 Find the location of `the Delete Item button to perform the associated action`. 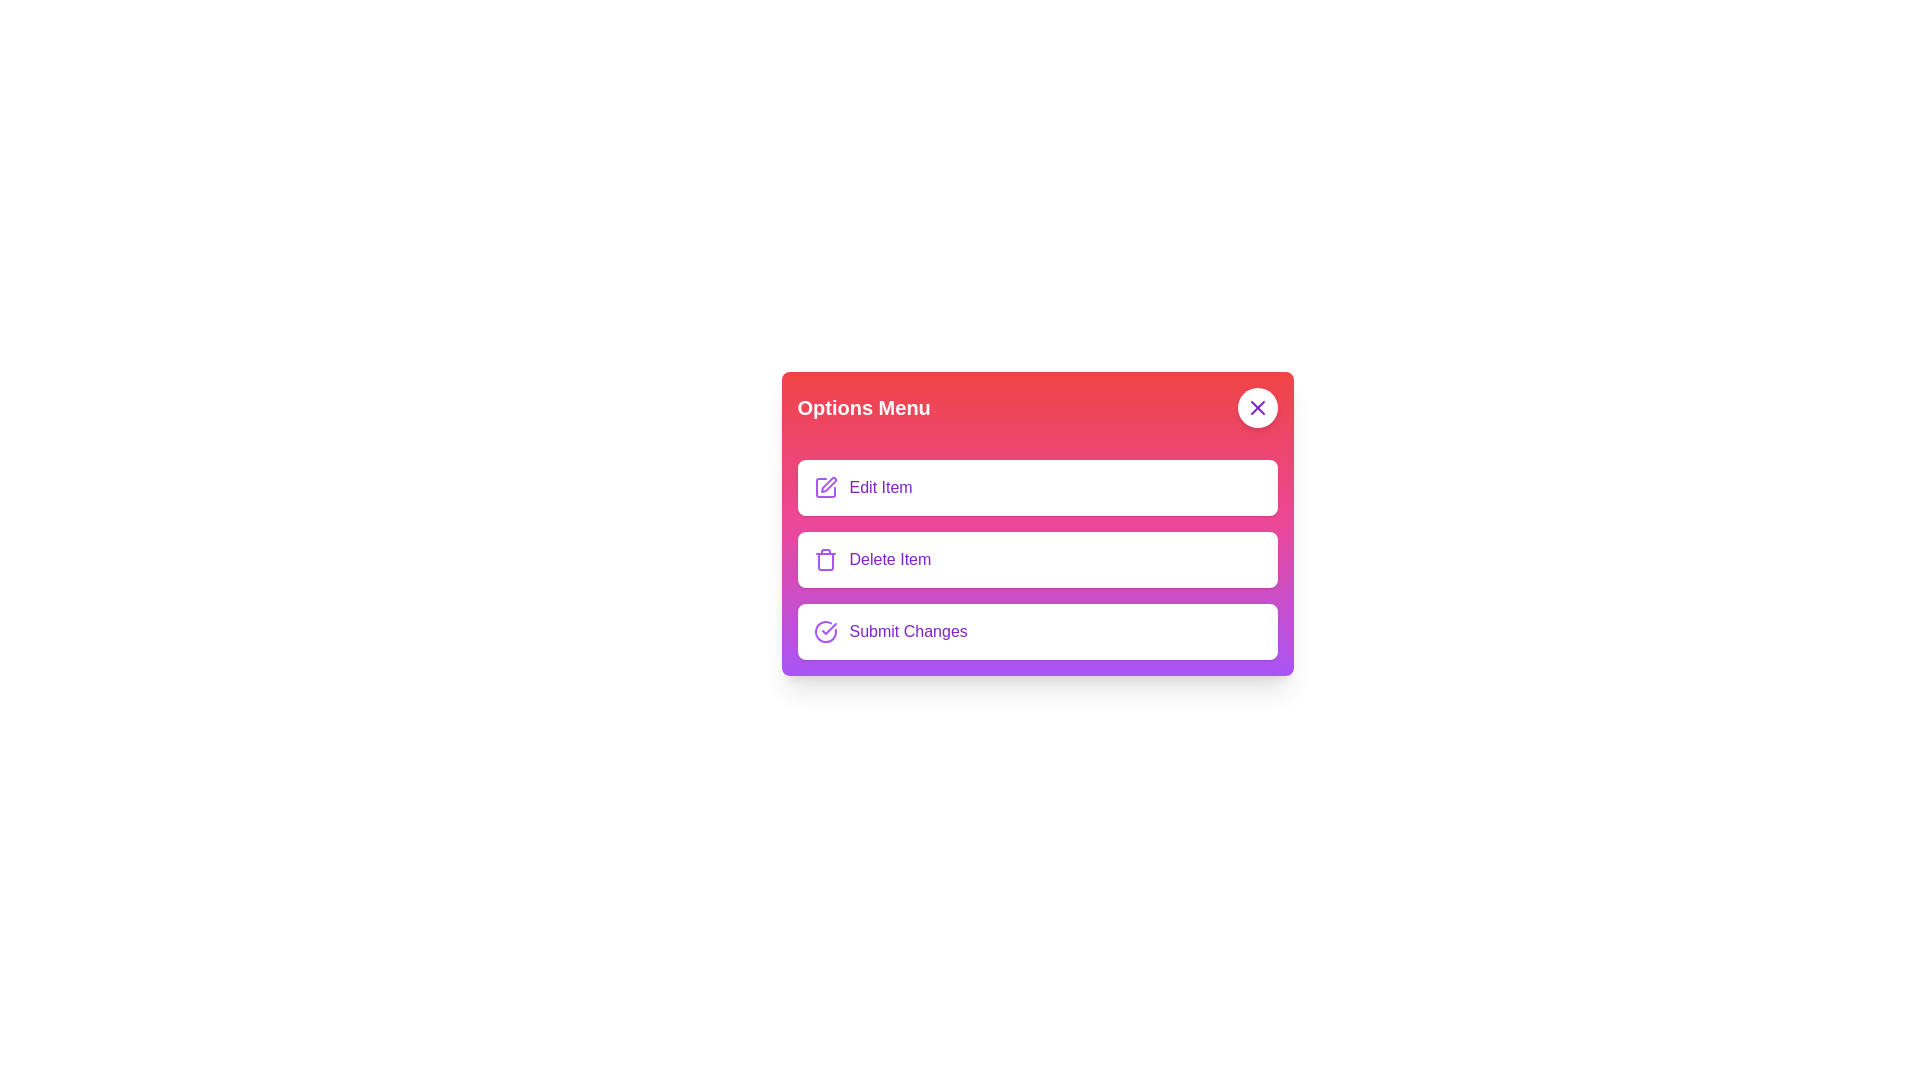

the Delete Item button to perform the associated action is located at coordinates (825, 559).